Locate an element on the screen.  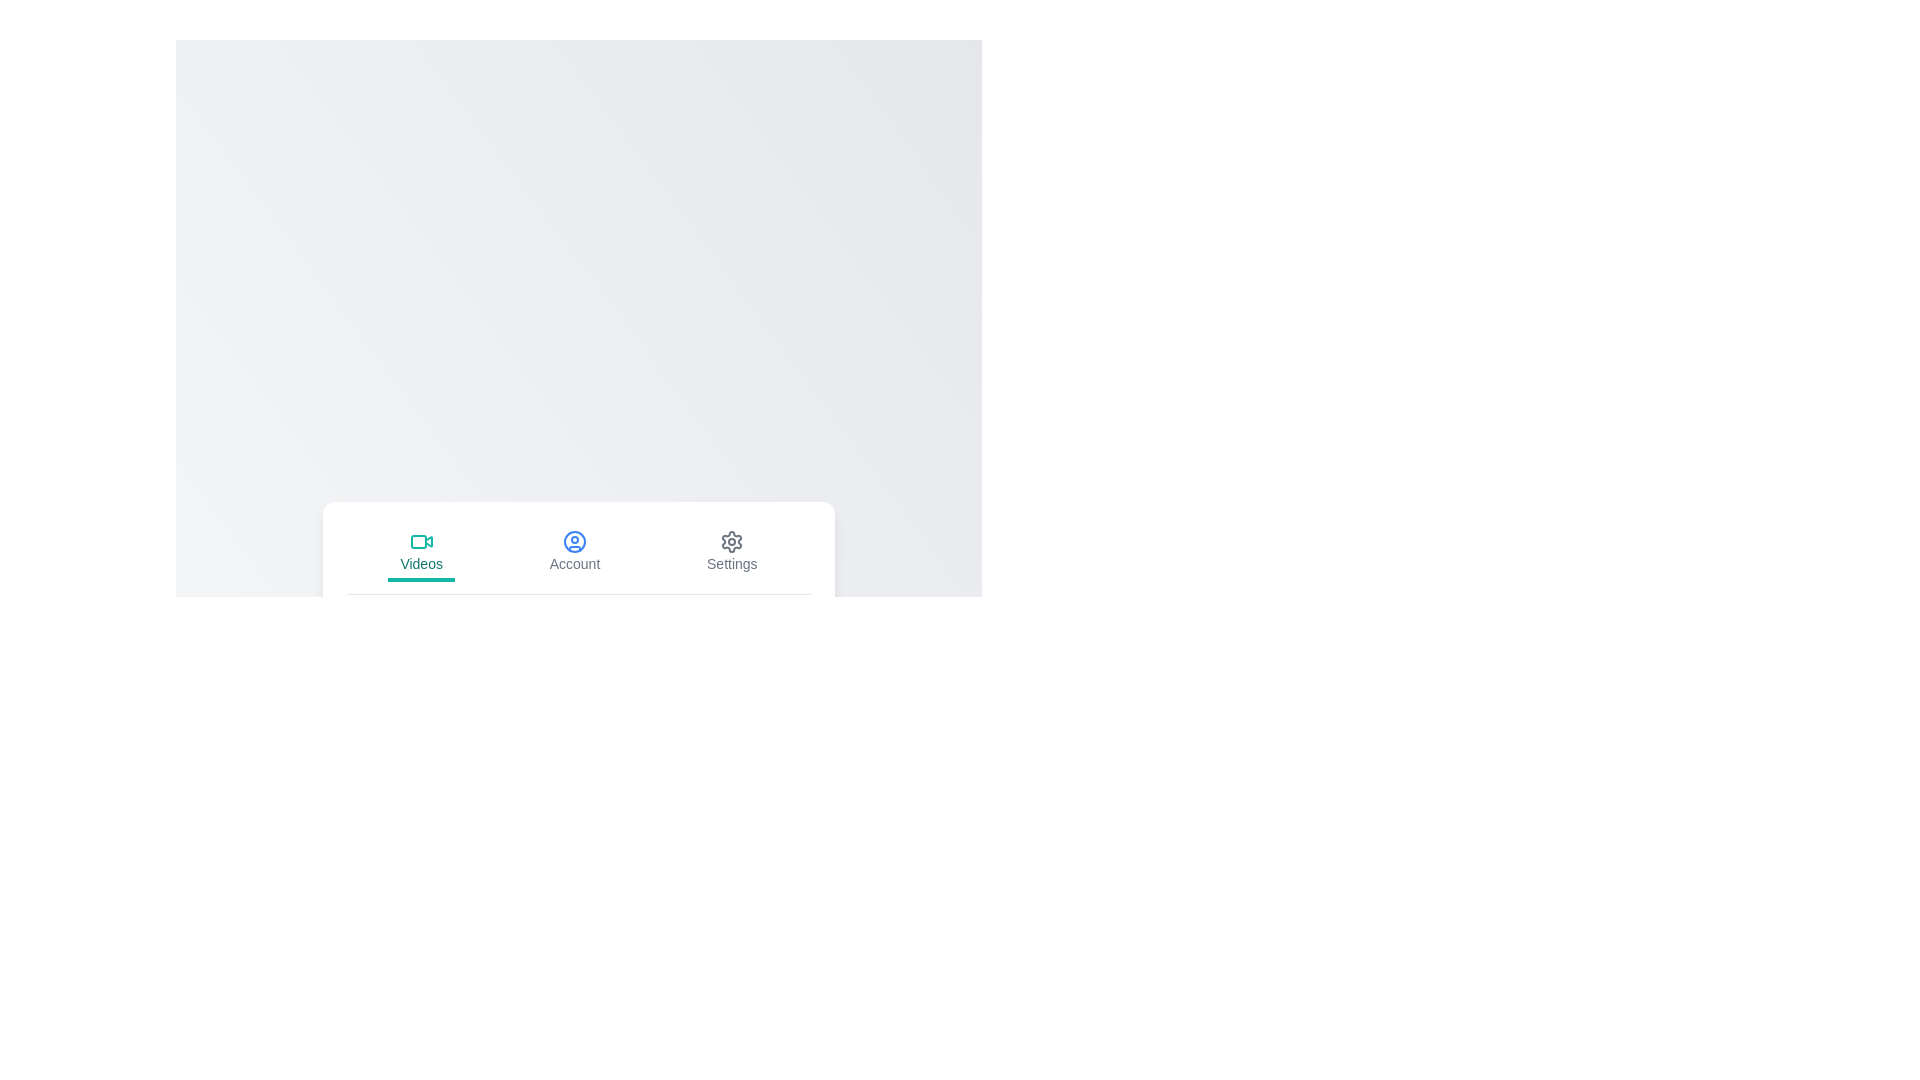
the icon of the Videos tab to select it is located at coordinates (420, 541).